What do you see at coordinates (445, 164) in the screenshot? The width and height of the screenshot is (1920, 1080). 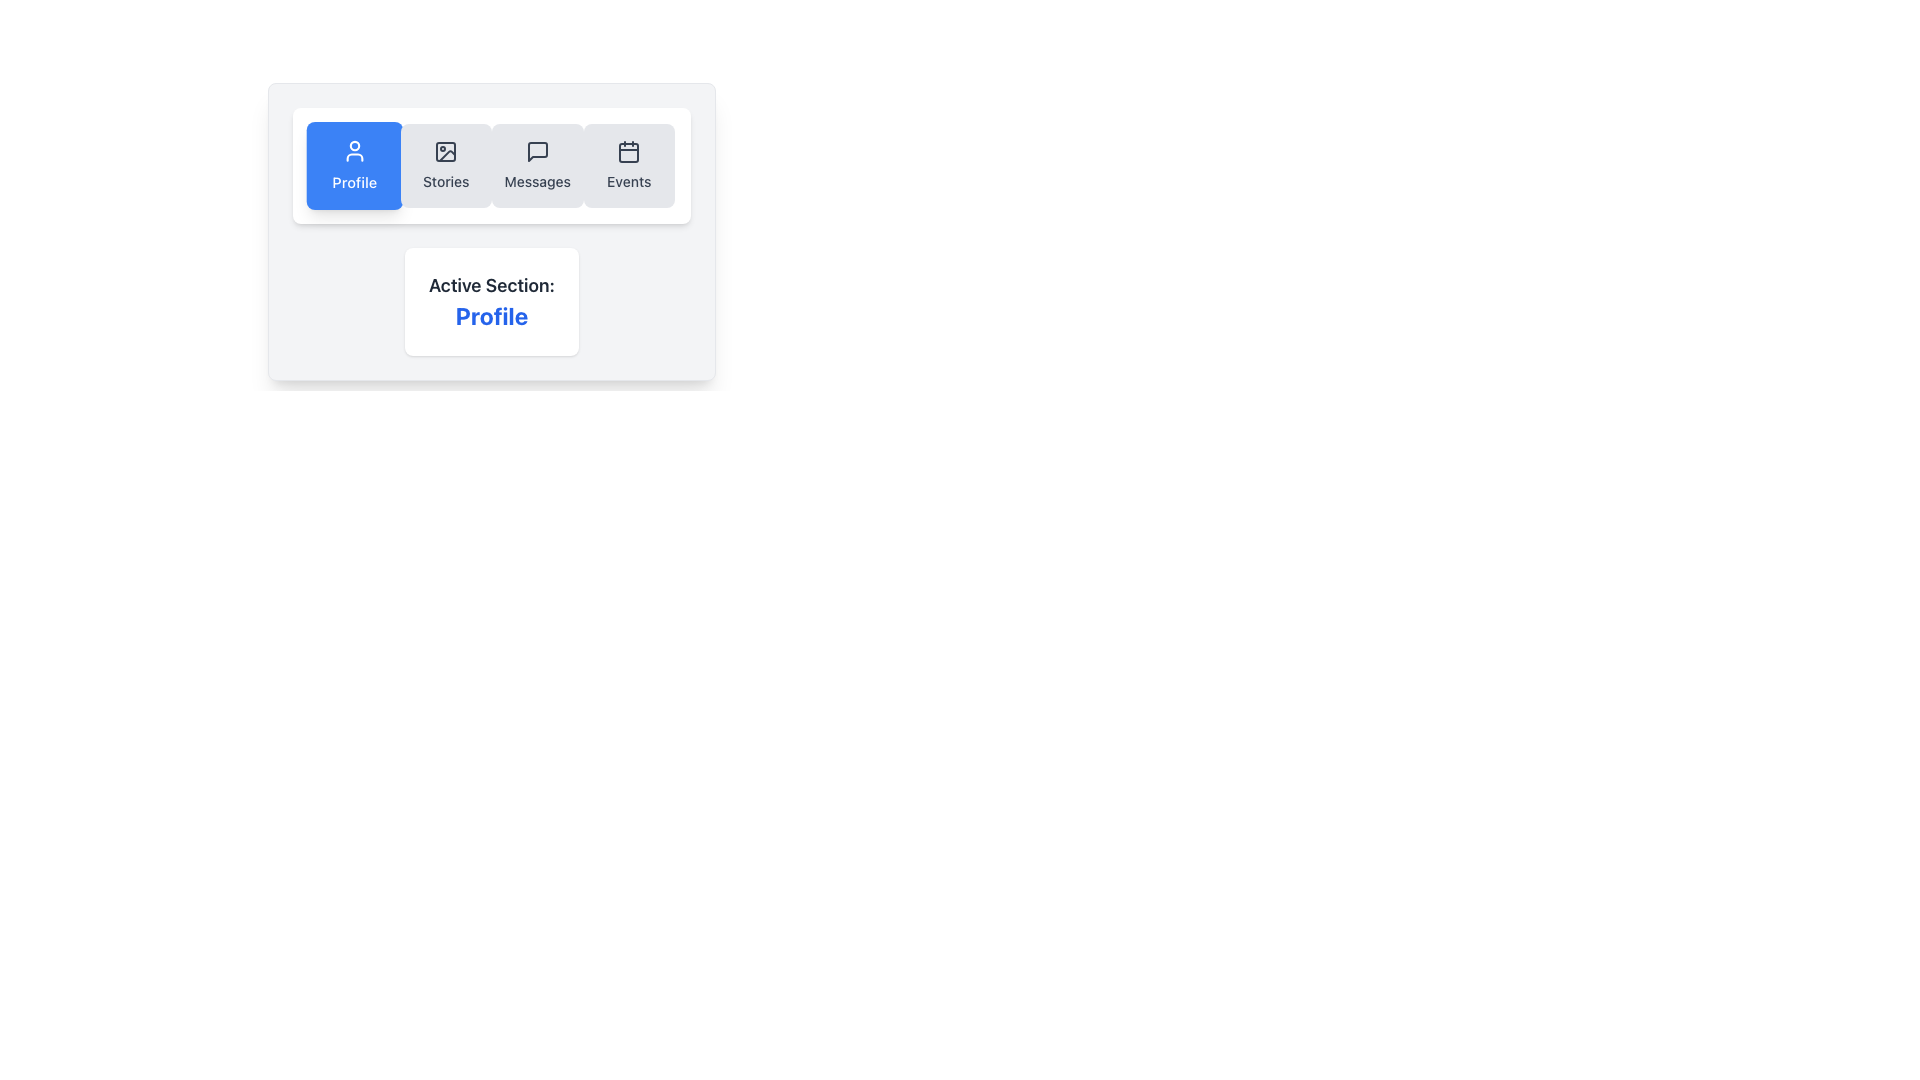 I see `the rectangular interactive button with a gray background and rounded corners that contains an icon of a mountain and sun above the text 'Stories'` at bounding box center [445, 164].